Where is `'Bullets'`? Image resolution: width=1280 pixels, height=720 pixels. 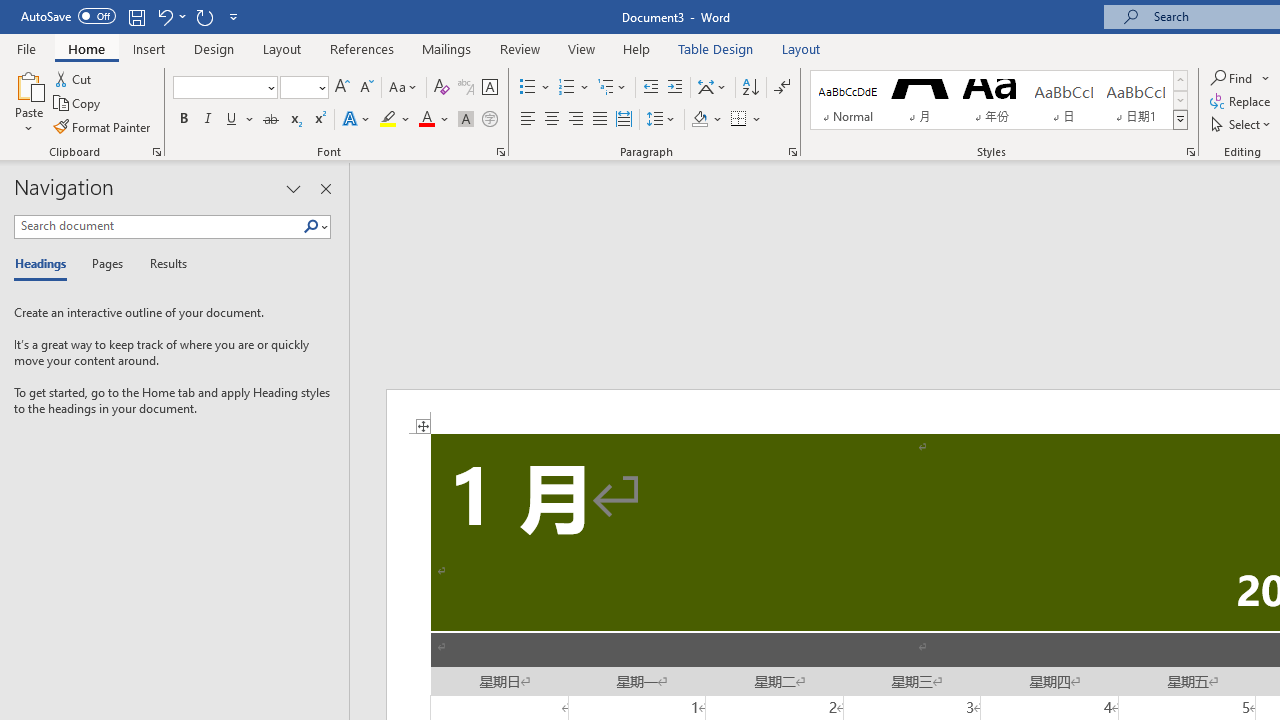
'Bullets' is located at coordinates (535, 86).